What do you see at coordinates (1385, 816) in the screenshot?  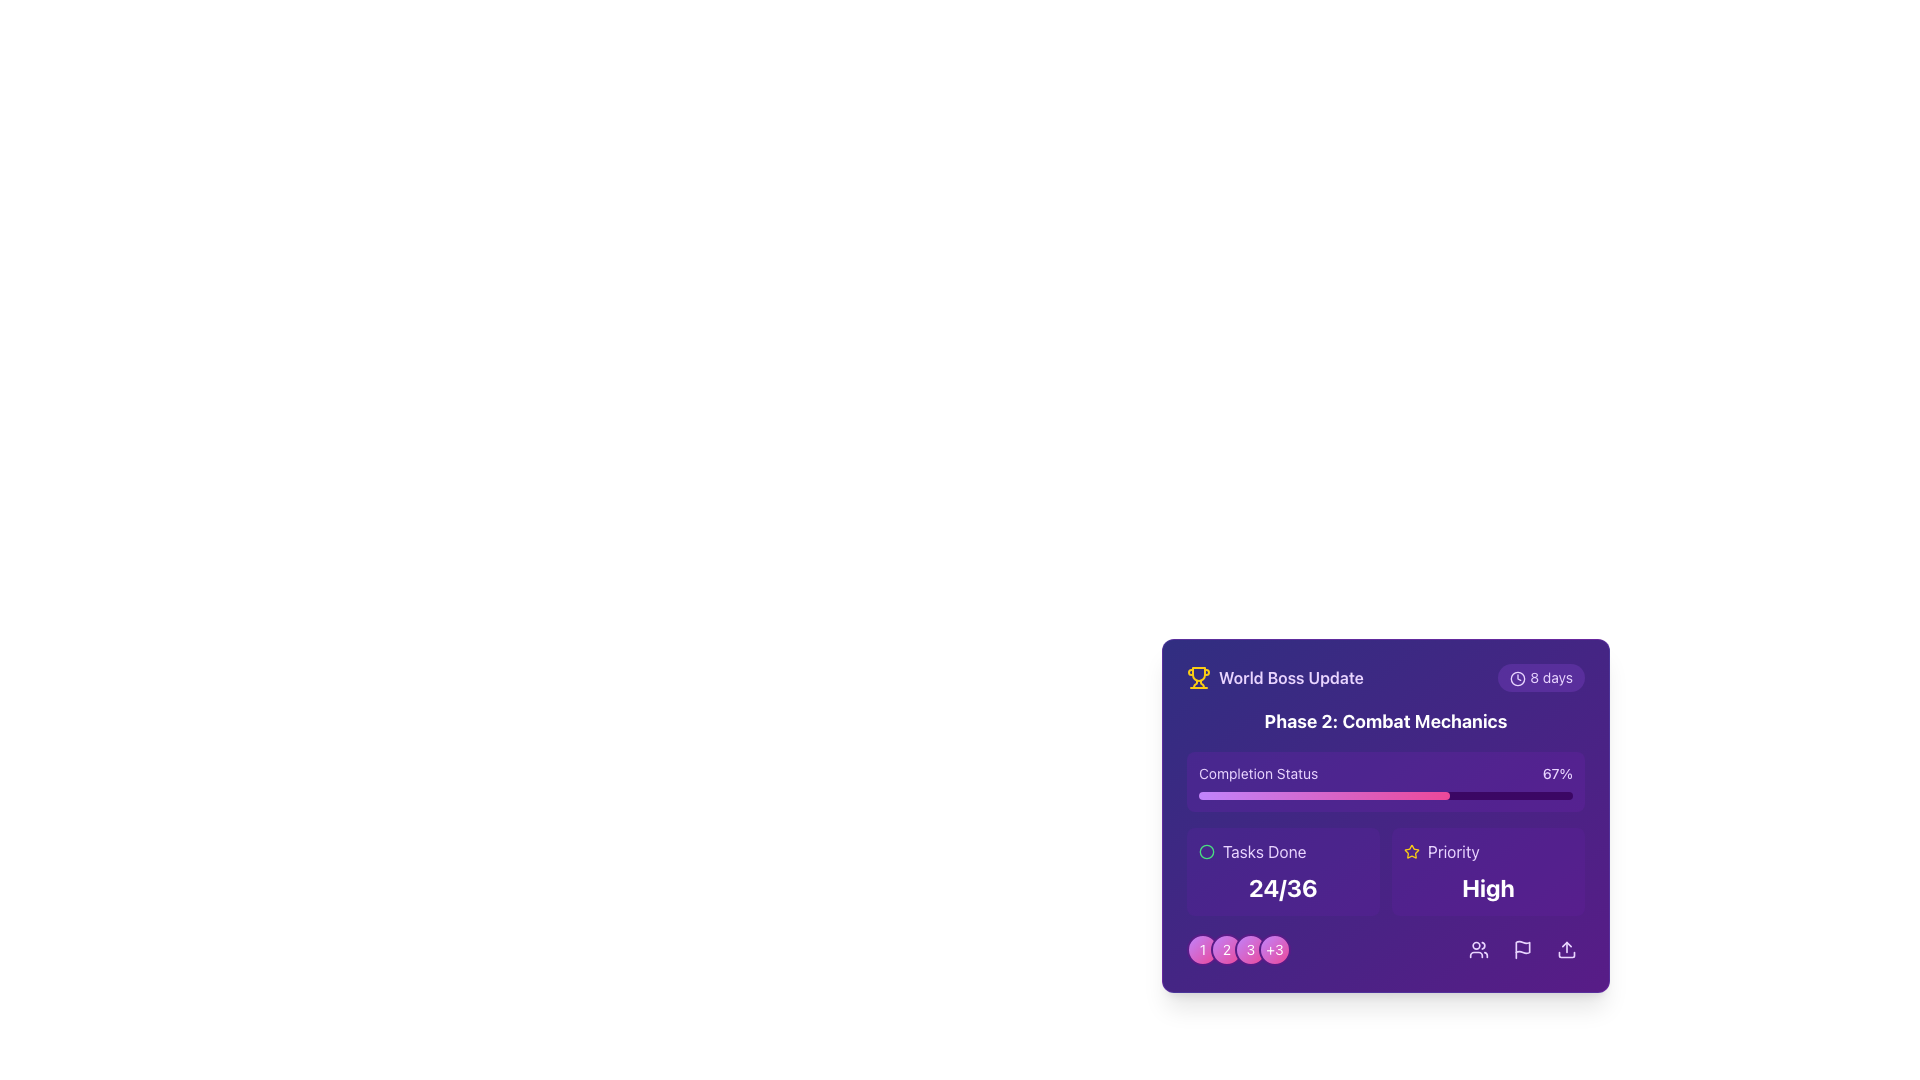 I see `information displayed on the Dashboard summary card titled 'World Boss Update' with a subtitle 'Phase 2: Combat Mechanics', located in the bottom right quarter of the interface` at bounding box center [1385, 816].